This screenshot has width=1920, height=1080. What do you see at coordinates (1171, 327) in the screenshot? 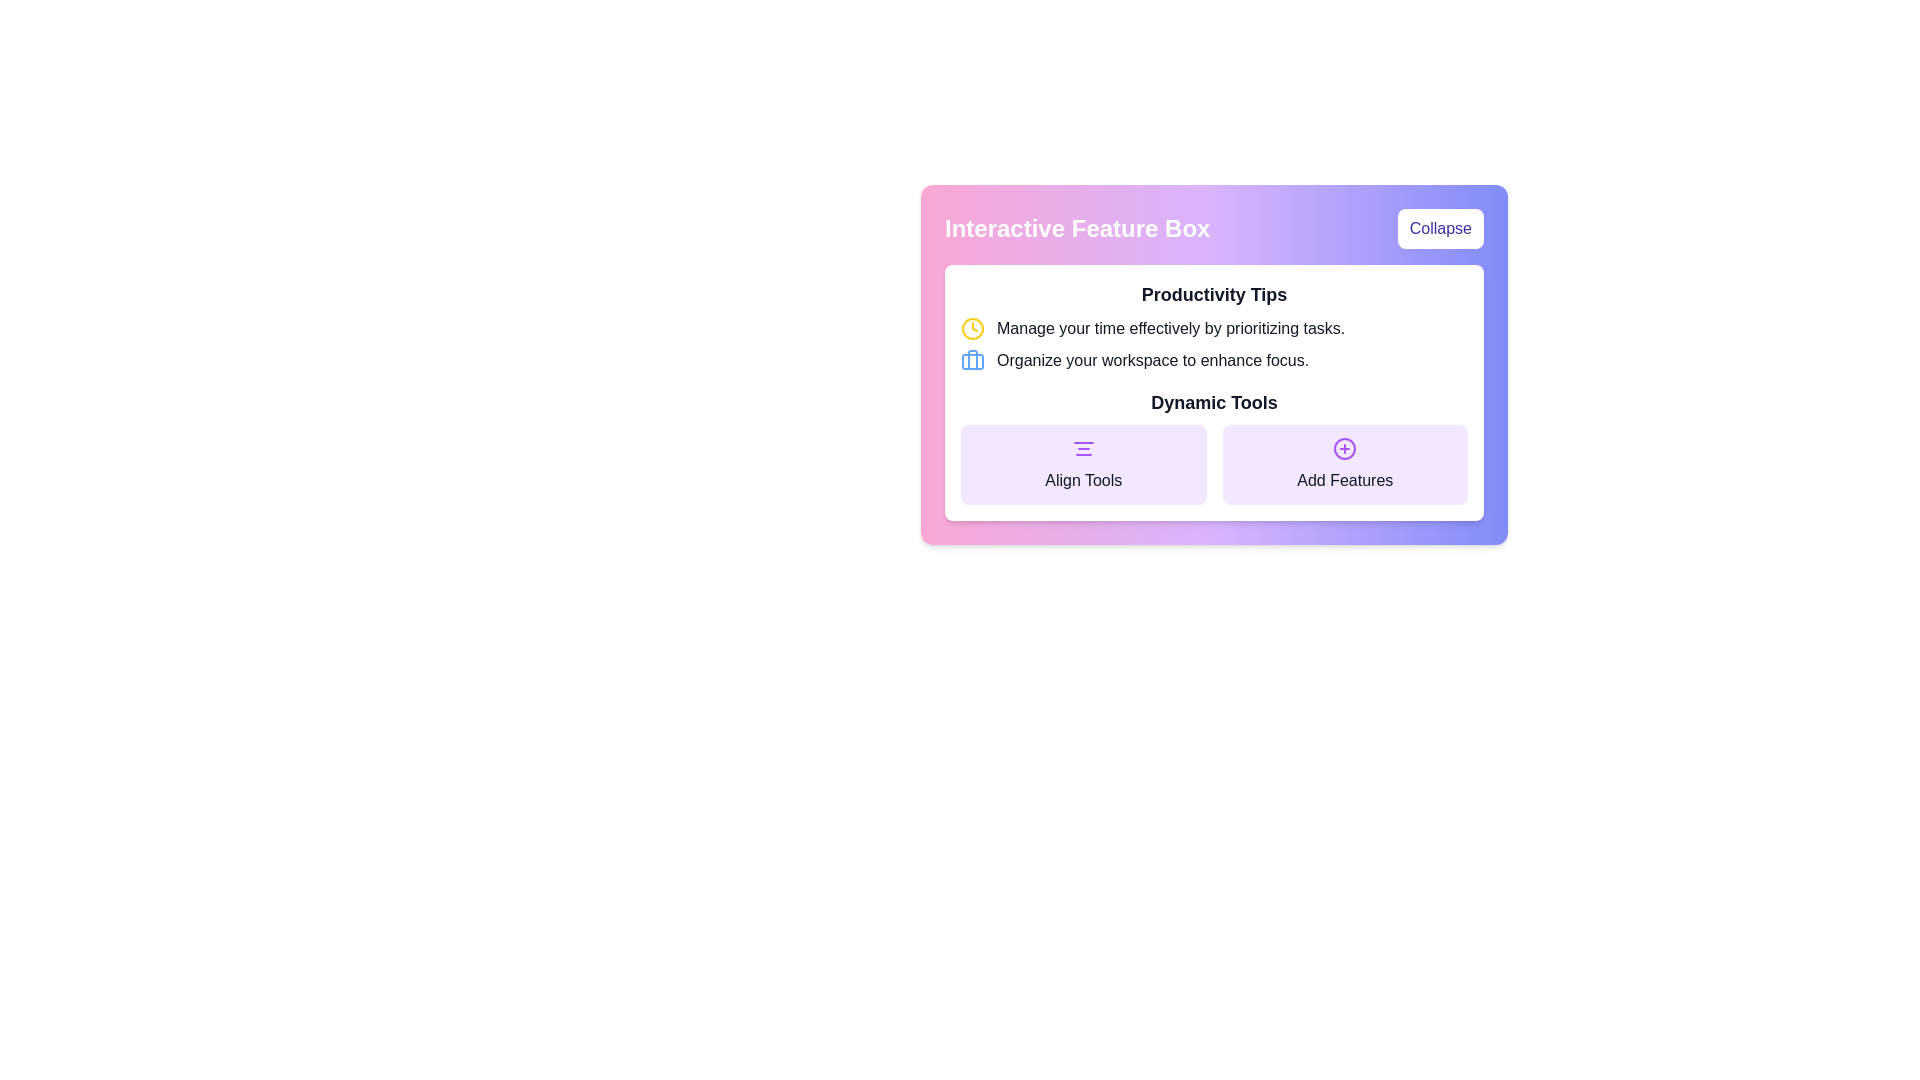
I see `static text element that provides guidance on managing time effectively, located within the 'Interactive Feature Box' below the heading 'Productivity Tips'` at bounding box center [1171, 327].